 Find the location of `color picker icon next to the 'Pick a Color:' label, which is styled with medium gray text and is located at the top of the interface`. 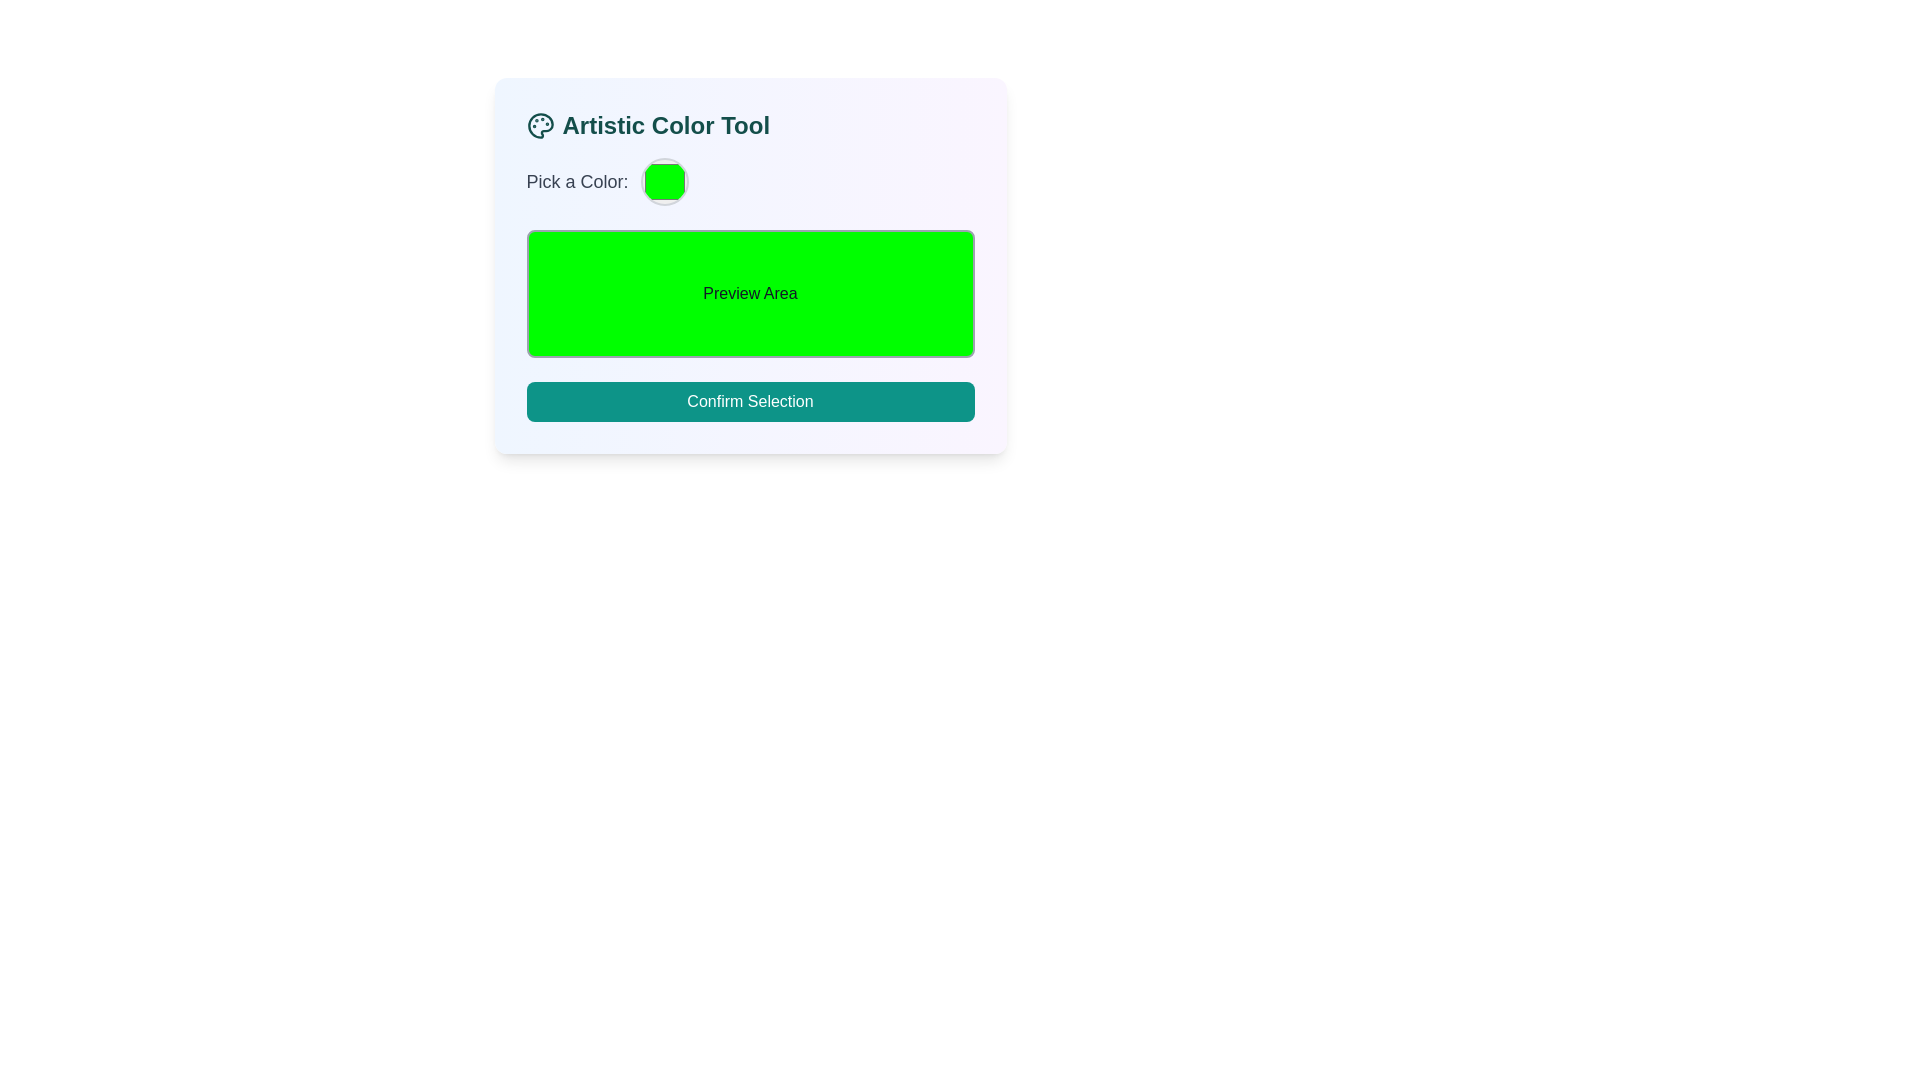

color picker icon next to the 'Pick a Color:' label, which is styled with medium gray text and is located at the top of the interface is located at coordinates (749, 181).